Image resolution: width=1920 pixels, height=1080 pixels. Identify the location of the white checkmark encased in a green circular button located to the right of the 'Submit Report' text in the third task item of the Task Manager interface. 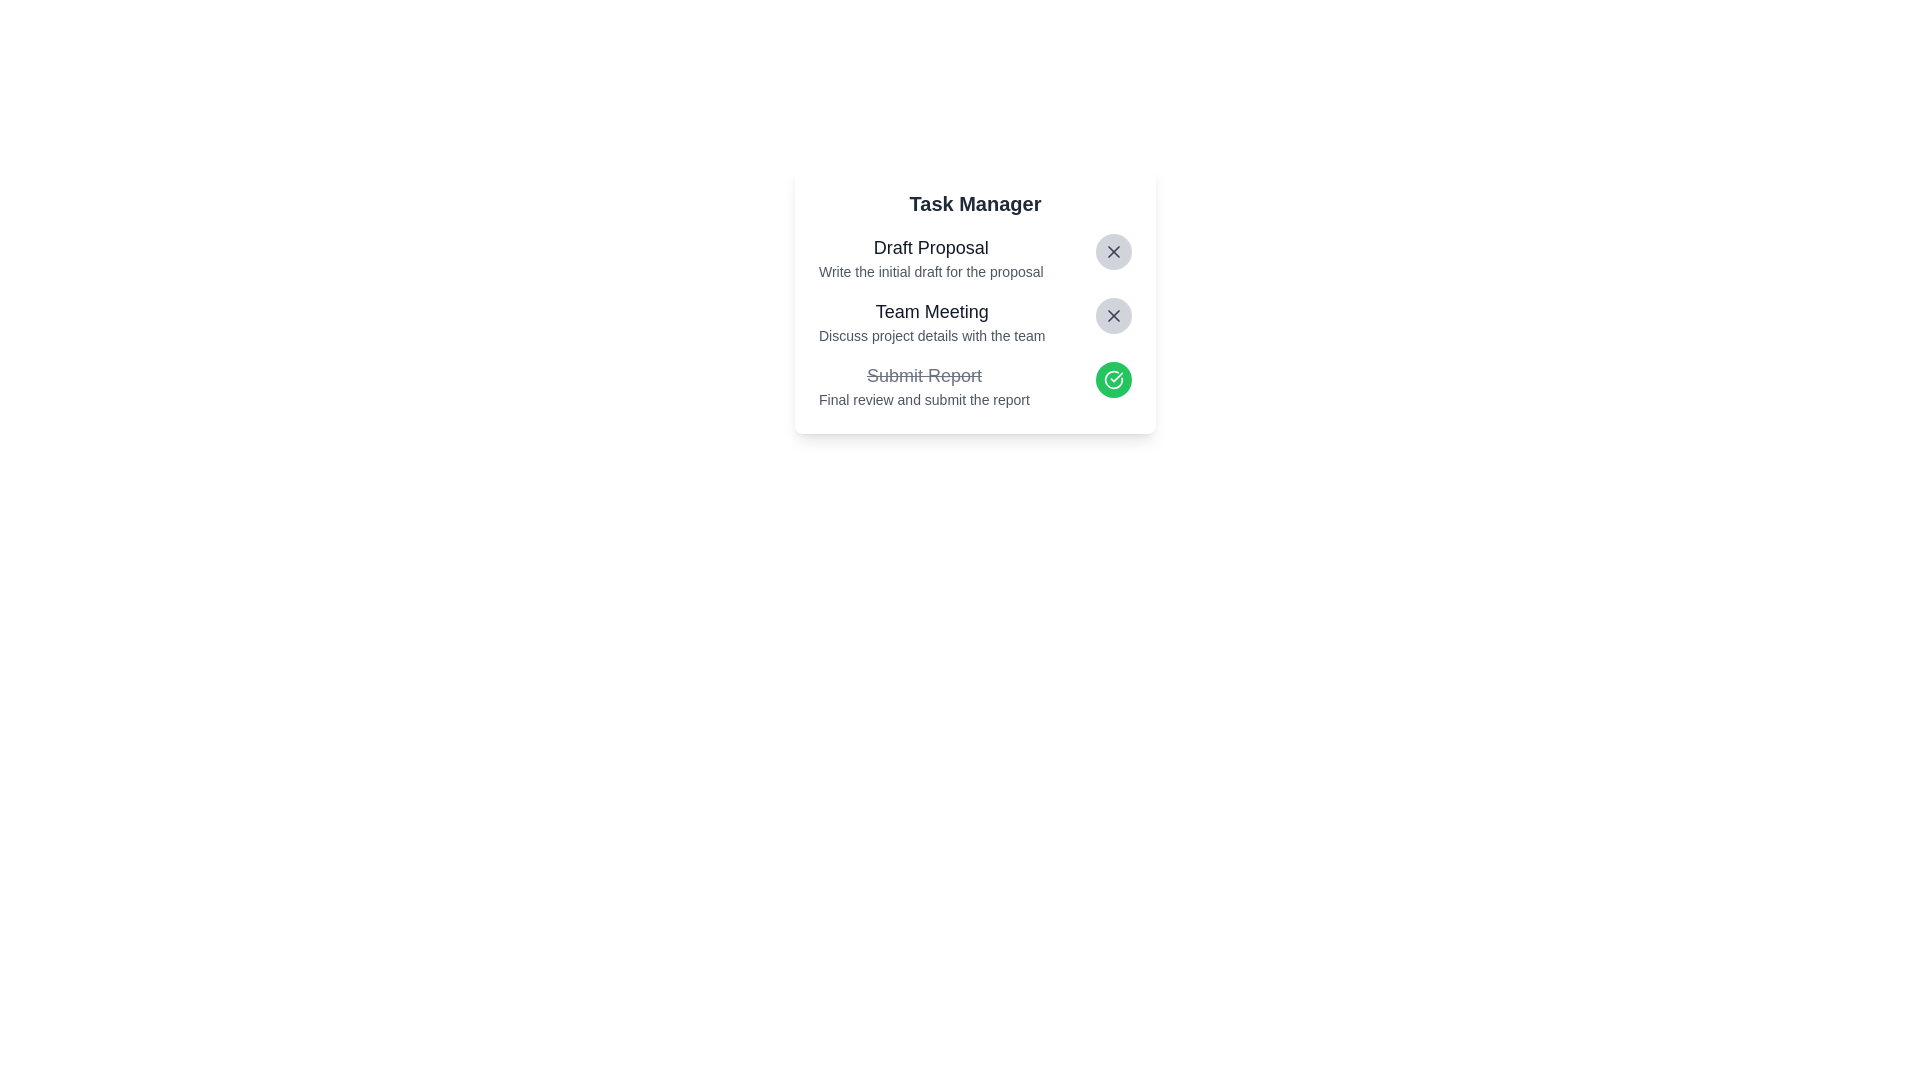
(1112, 380).